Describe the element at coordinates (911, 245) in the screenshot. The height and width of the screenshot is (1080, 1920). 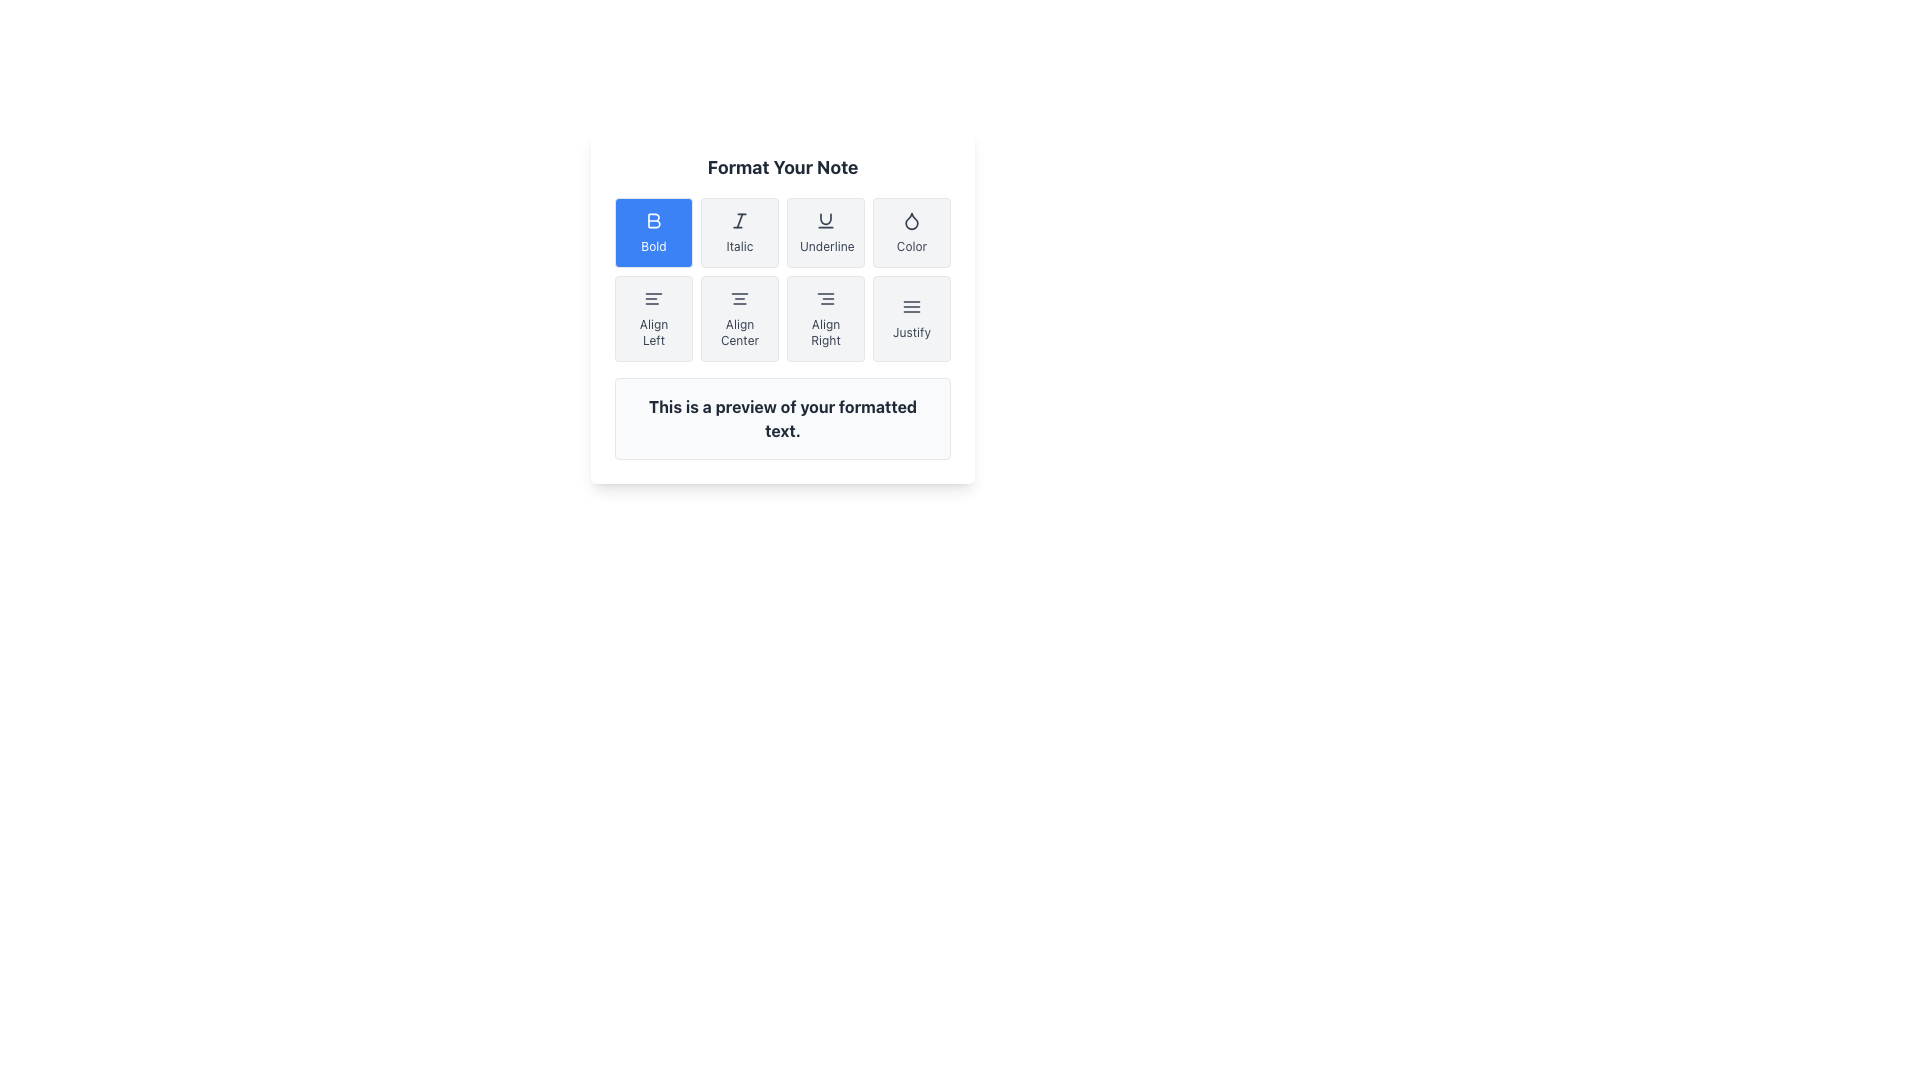
I see `descriptive text label located at the bottom of the 'Format Your Note' section, directly underneath the droplet icon` at that location.